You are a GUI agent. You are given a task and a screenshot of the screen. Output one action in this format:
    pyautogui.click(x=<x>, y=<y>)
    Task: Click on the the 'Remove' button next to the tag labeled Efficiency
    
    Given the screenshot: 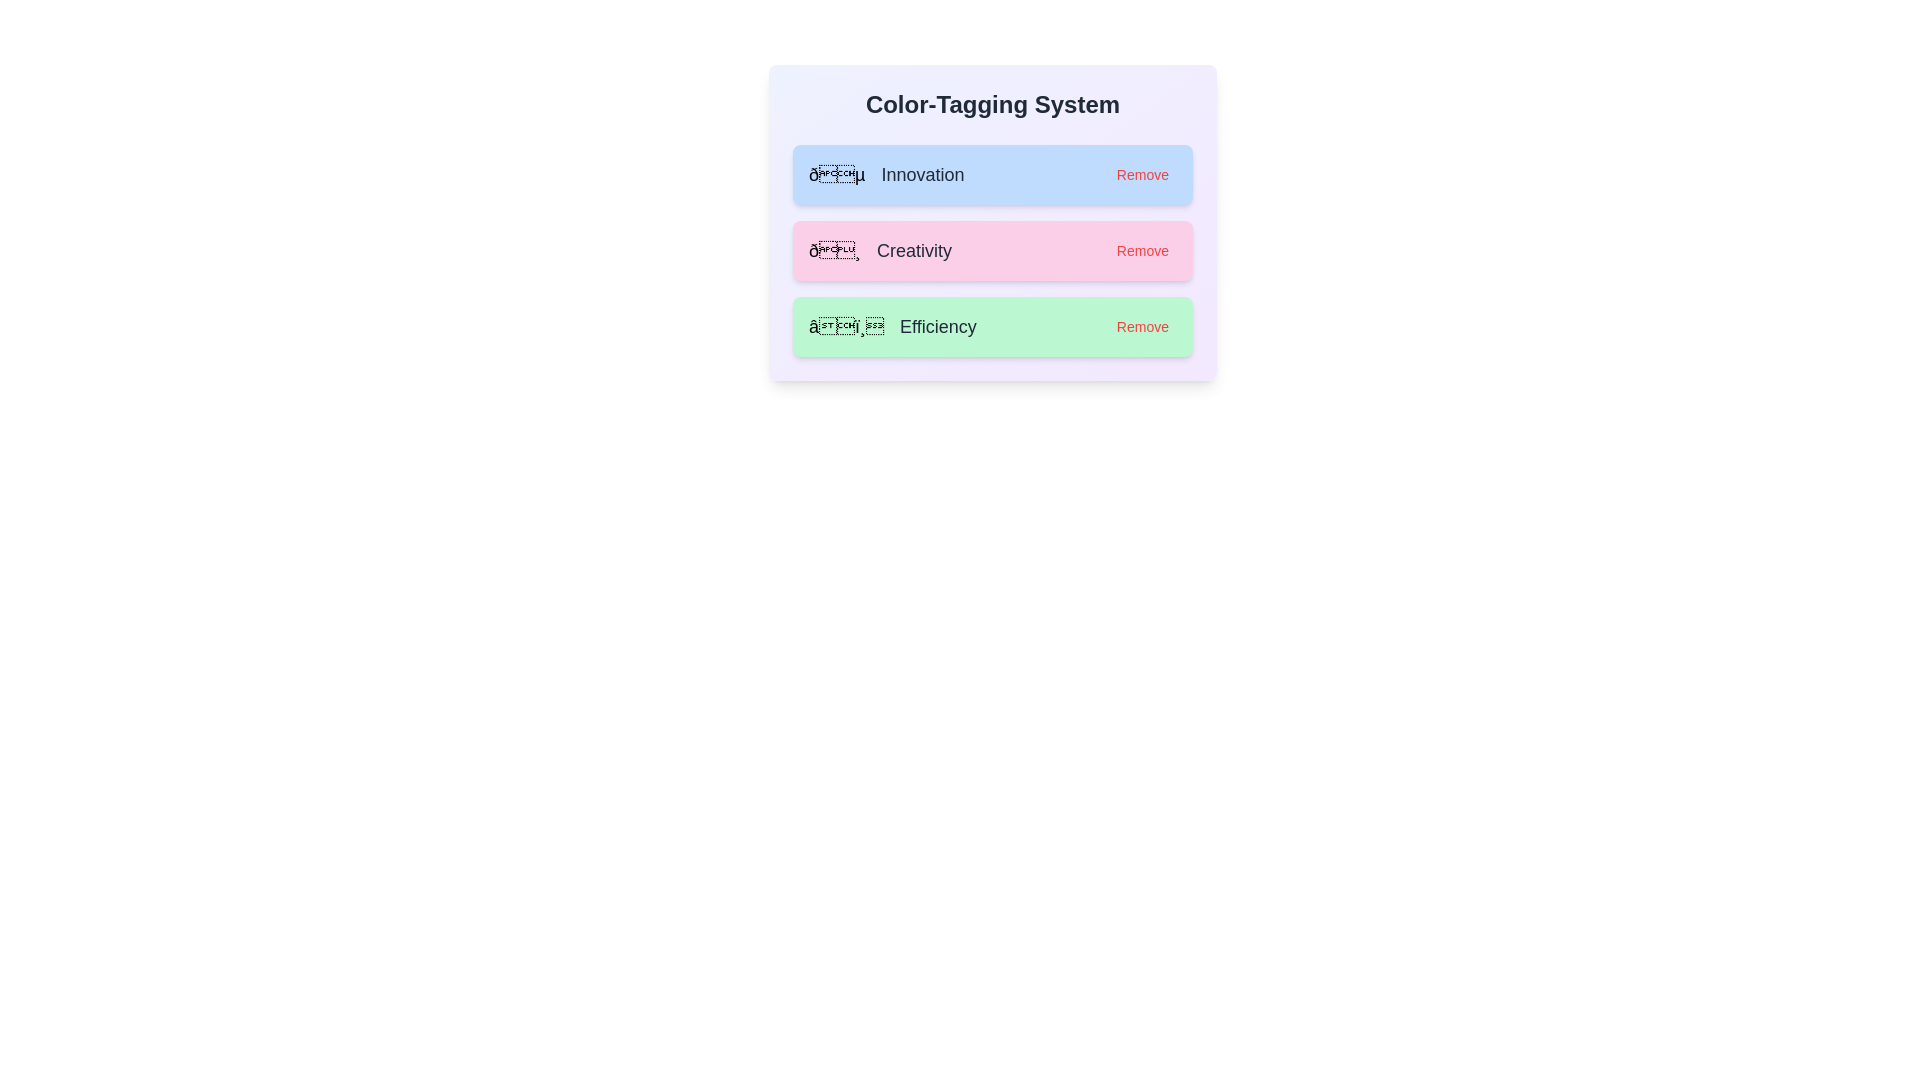 What is the action you would take?
    pyautogui.click(x=1142, y=326)
    